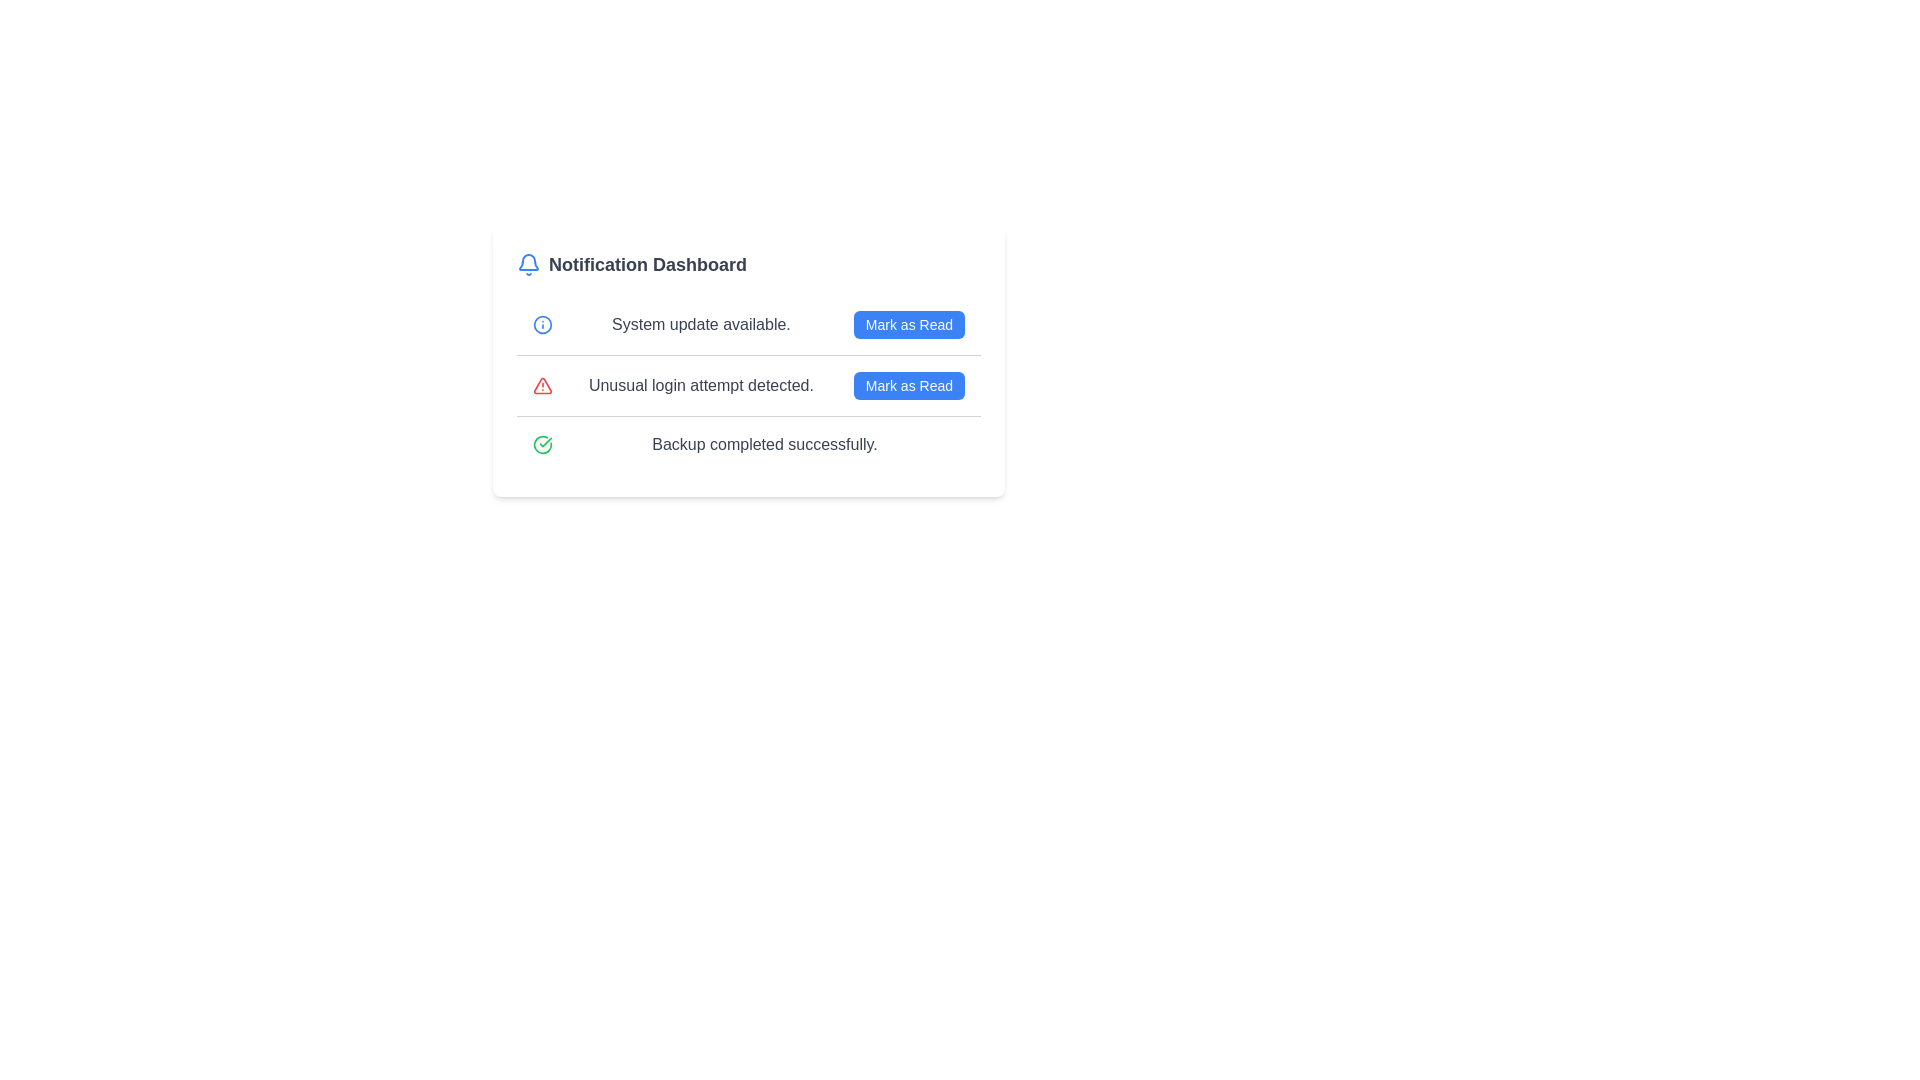 The width and height of the screenshot is (1920, 1080). What do you see at coordinates (701, 323) in the screenshot?
I see `the text label displaying 'System update available.' which is styled in gray font and positioned between a blue circular icon and a 'Mark as Read' button` at bounding box center [701, 323].